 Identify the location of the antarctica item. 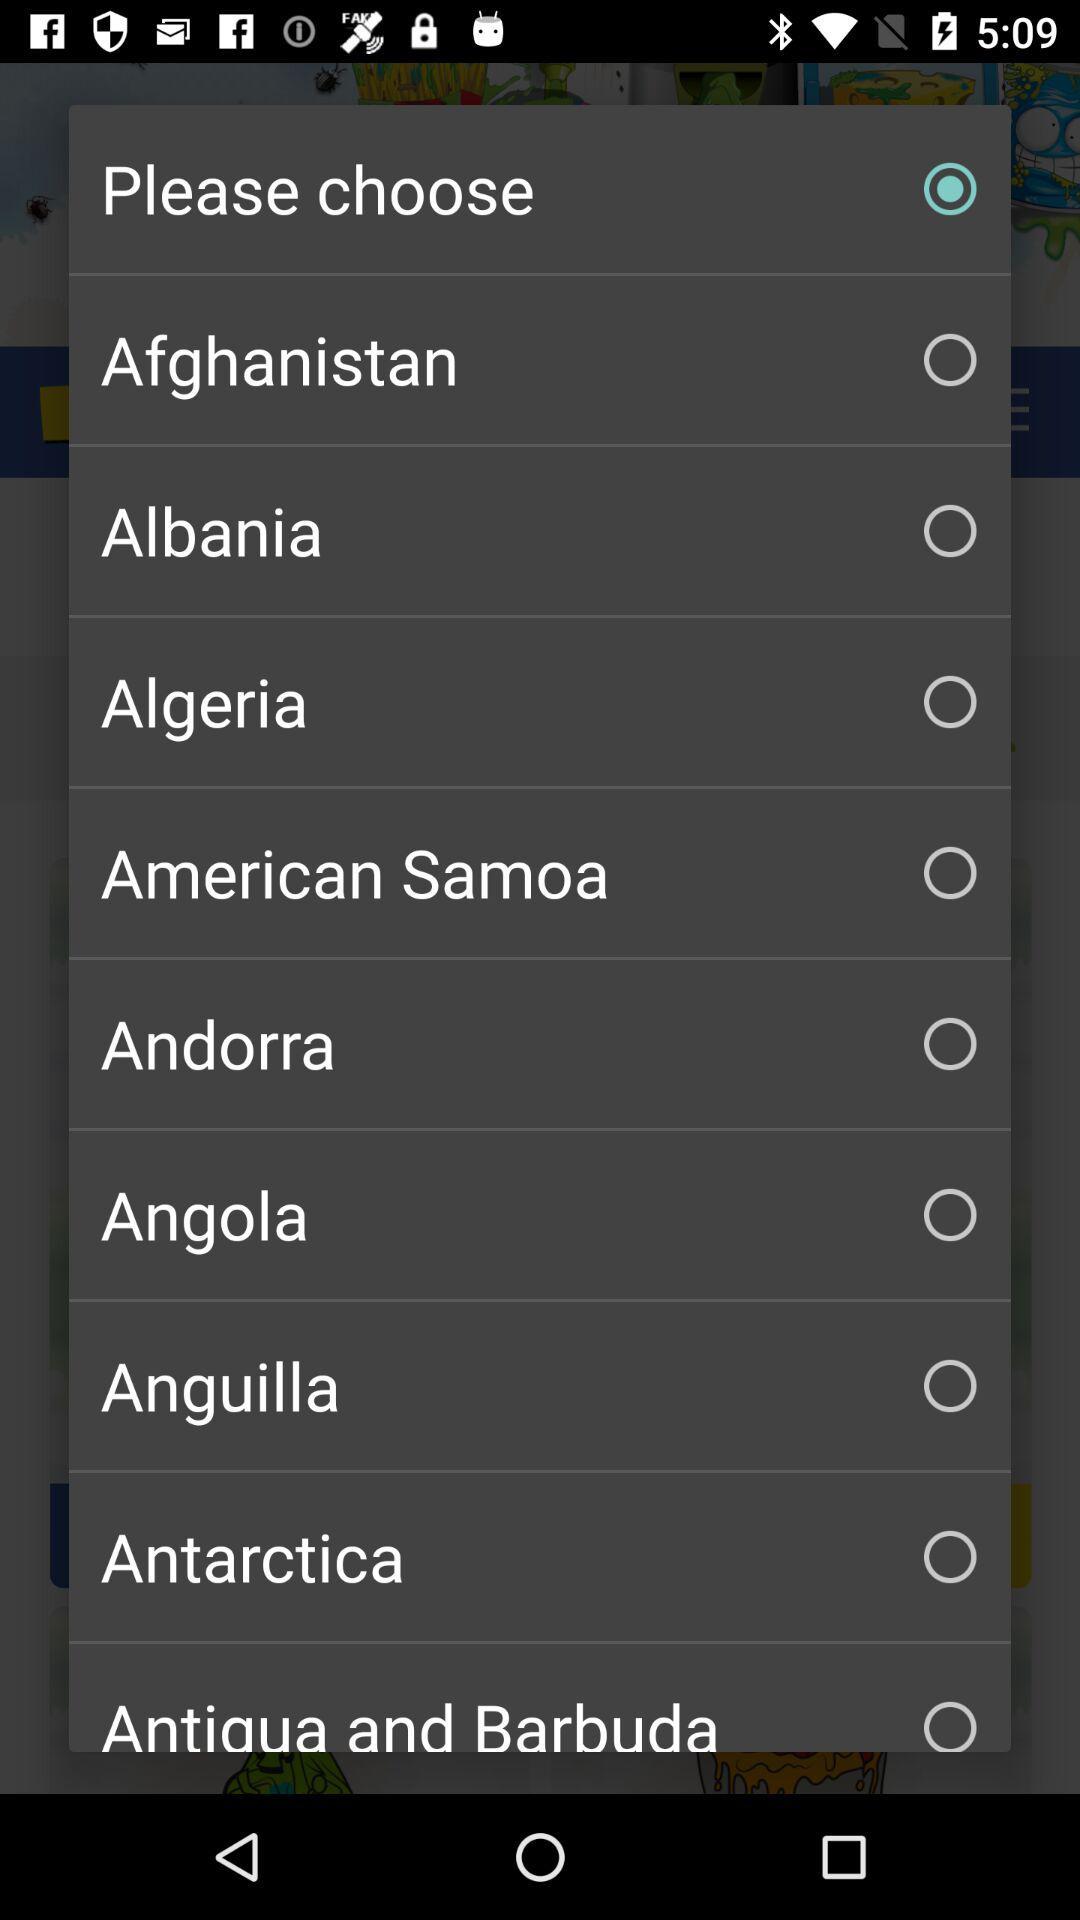
(540, 1555).